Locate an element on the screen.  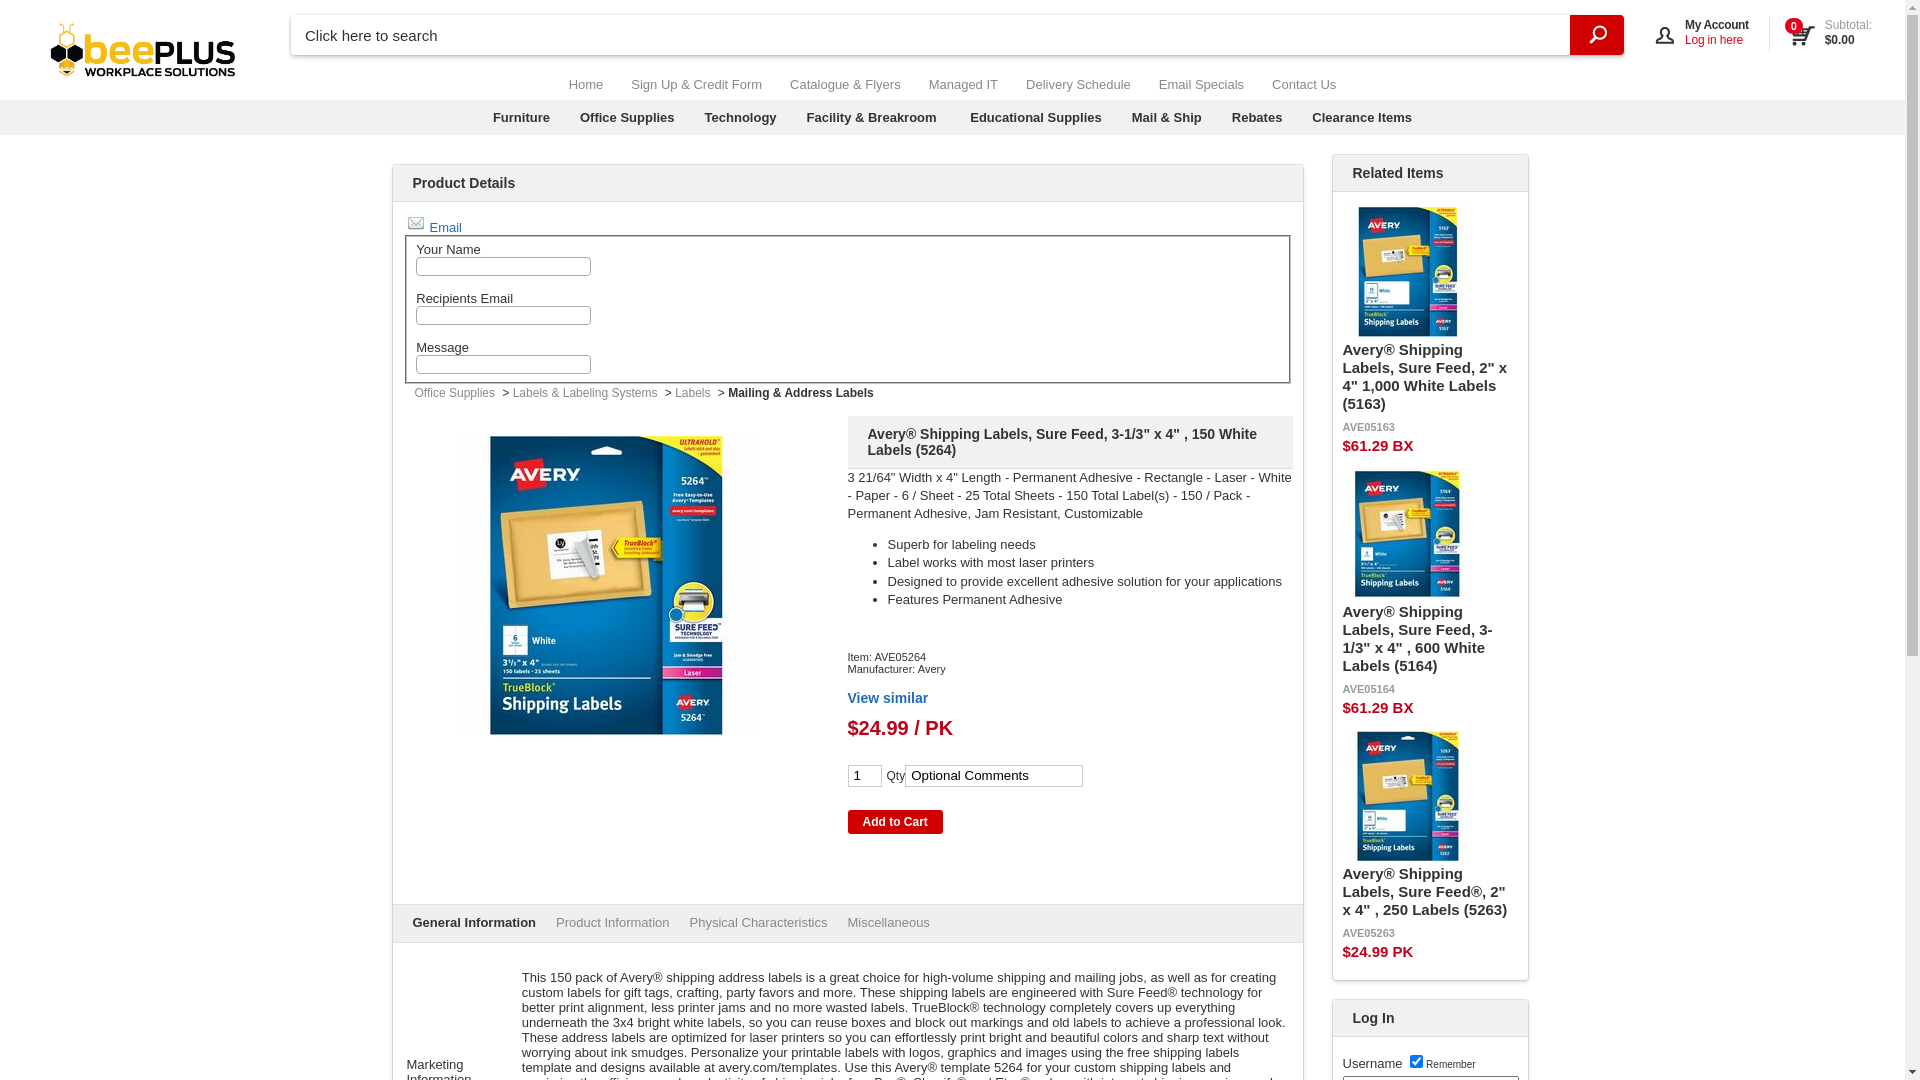
'Delivery Schedule' is located at coordinates (1077, 83).